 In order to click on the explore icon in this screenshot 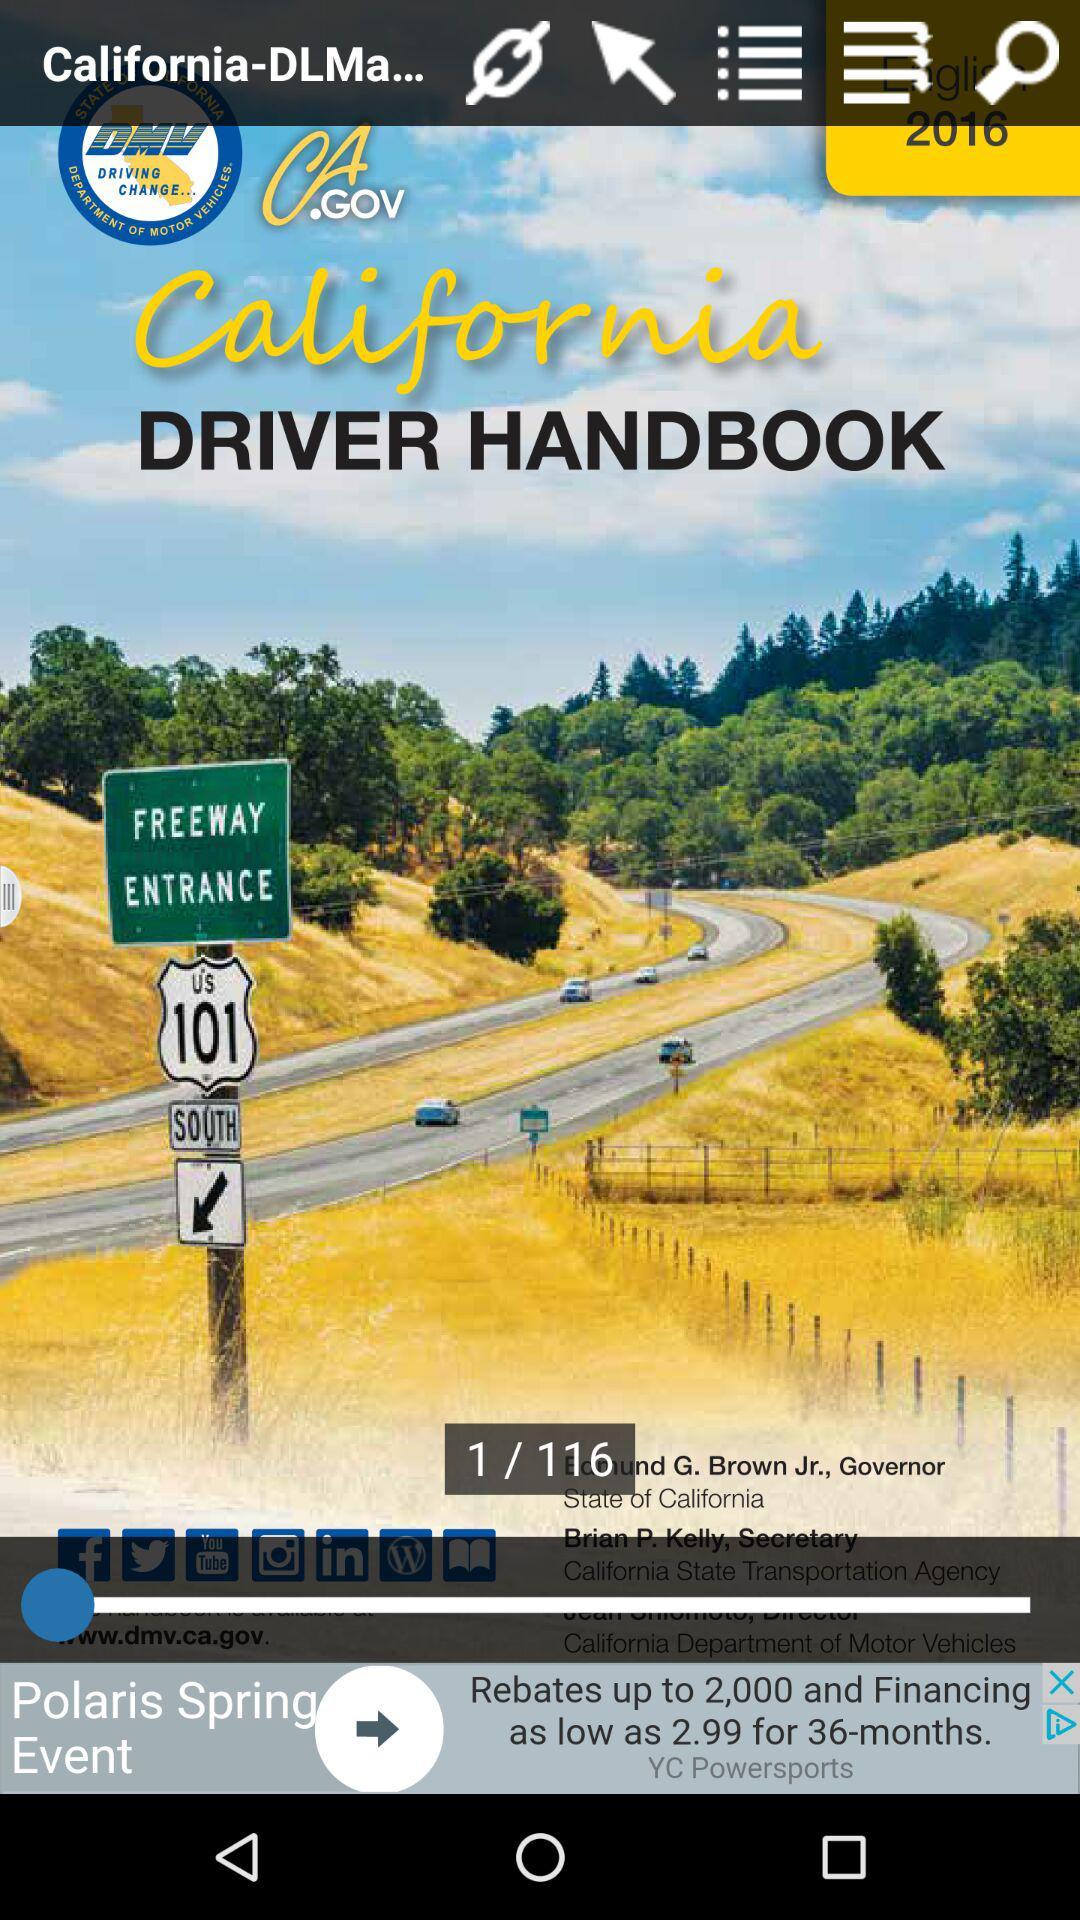, I will do `click(506, 67)`.